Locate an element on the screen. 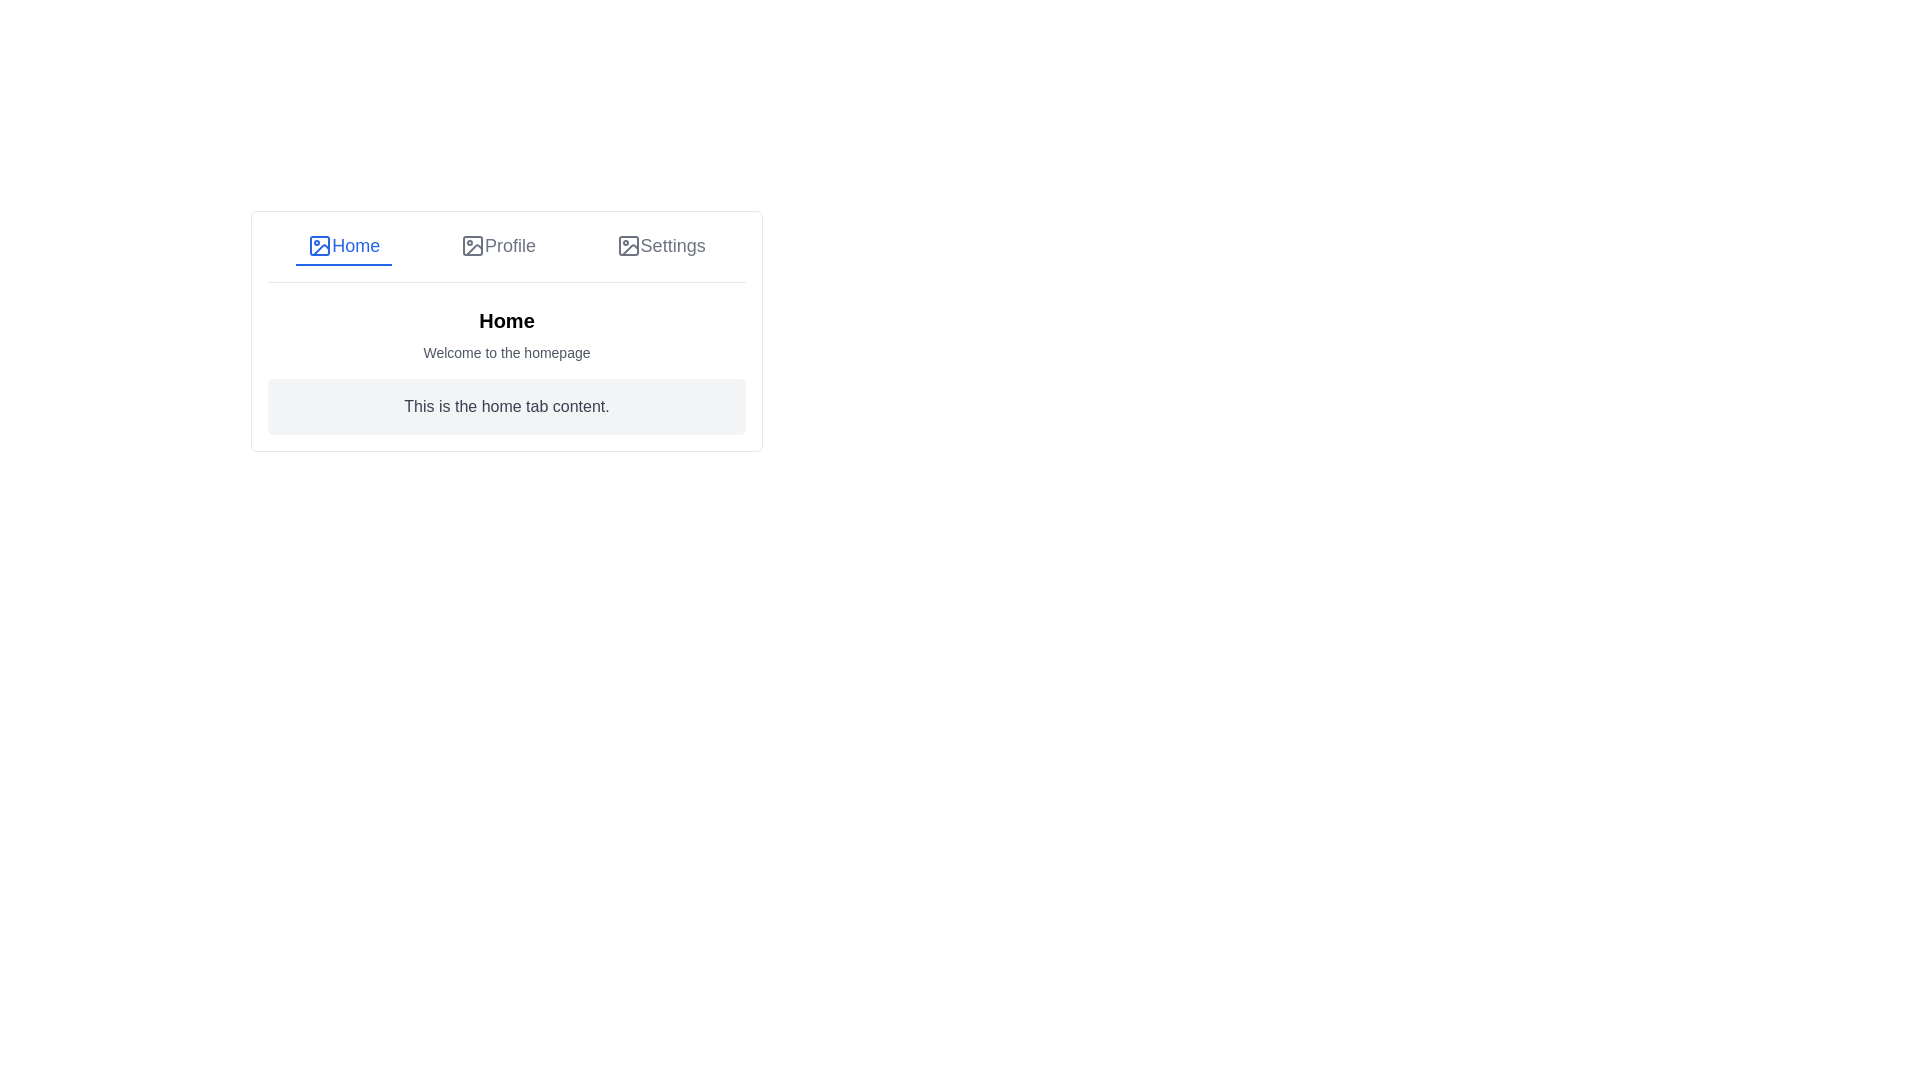 The height and width of the screenshot is (1080, 1920). the bold, black-colored 'Home' header text, which is centrally aligned and serves as the title for the section above other content elements is located at coordinates (507, 319).